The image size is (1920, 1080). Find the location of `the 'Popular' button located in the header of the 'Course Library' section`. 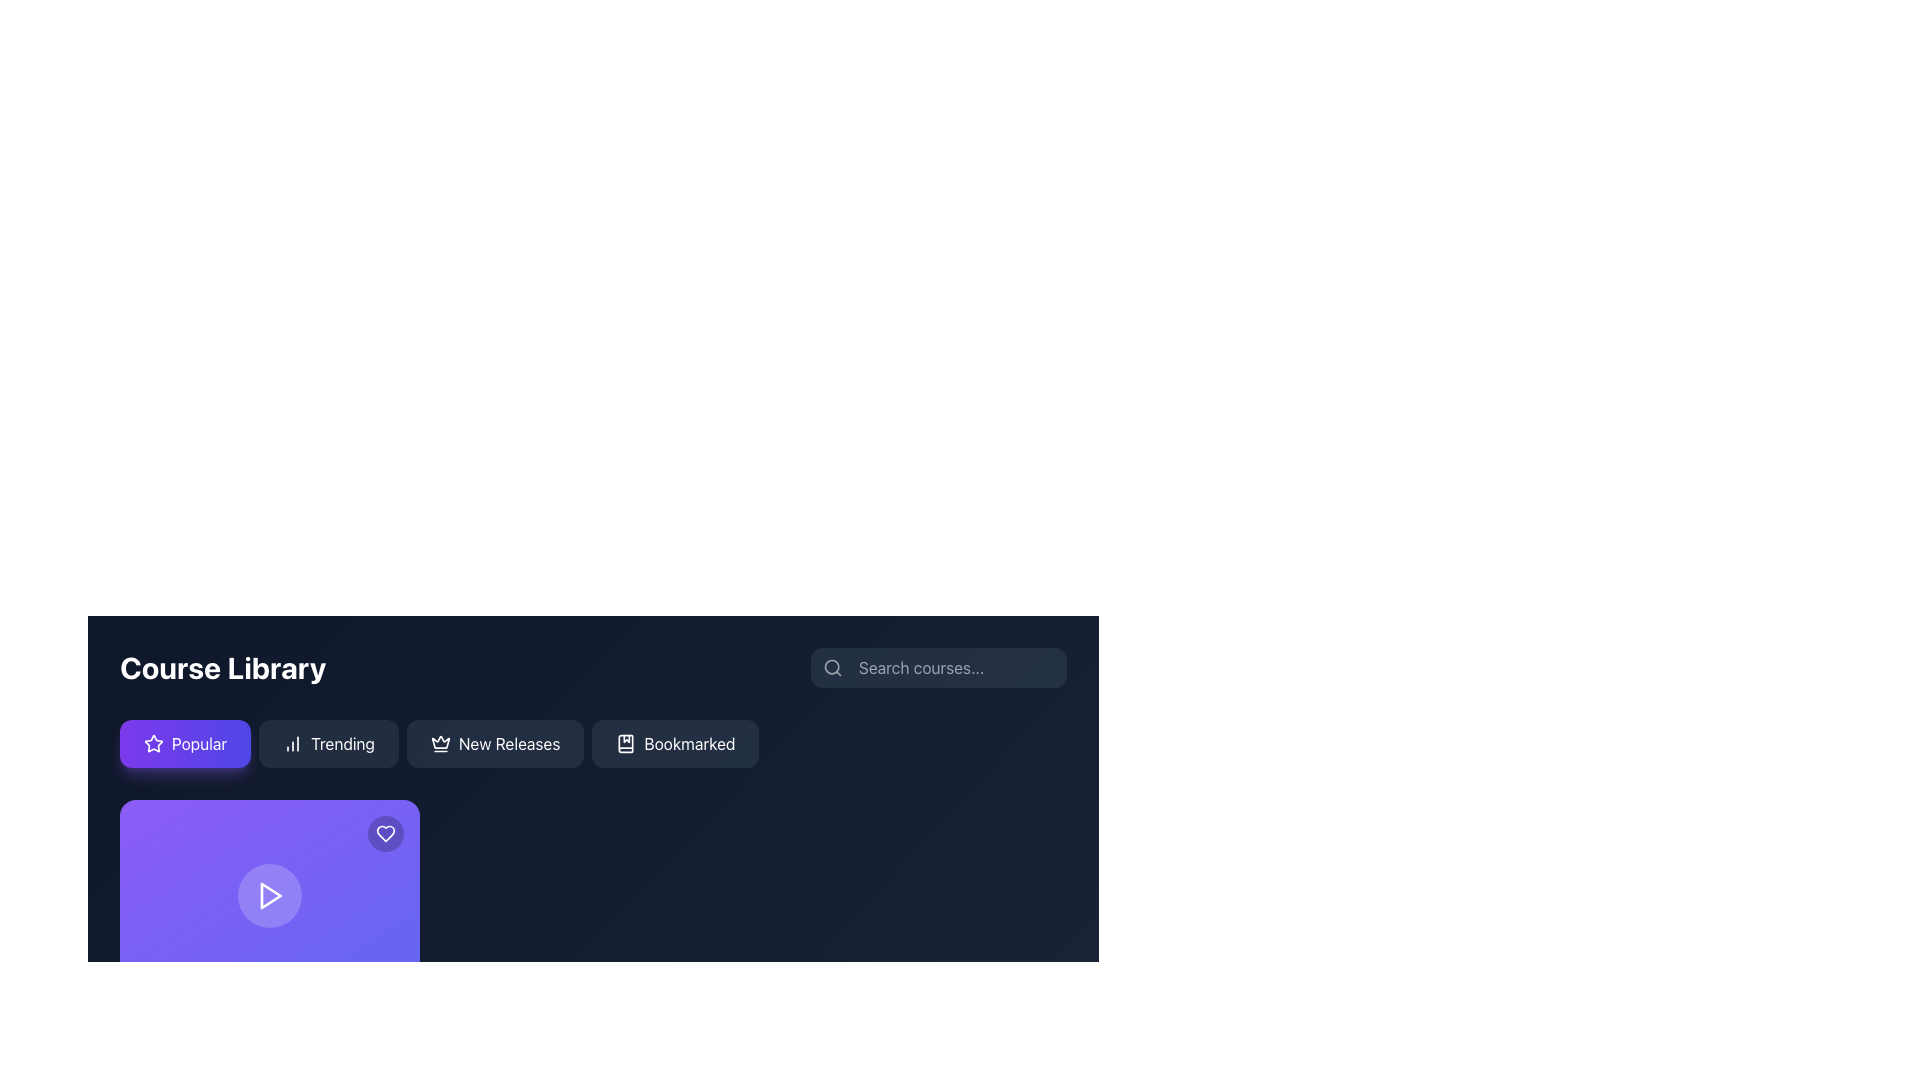

the 'Popular' button located in the header of the 'Course Library' section is located at coordinates (185, 744).